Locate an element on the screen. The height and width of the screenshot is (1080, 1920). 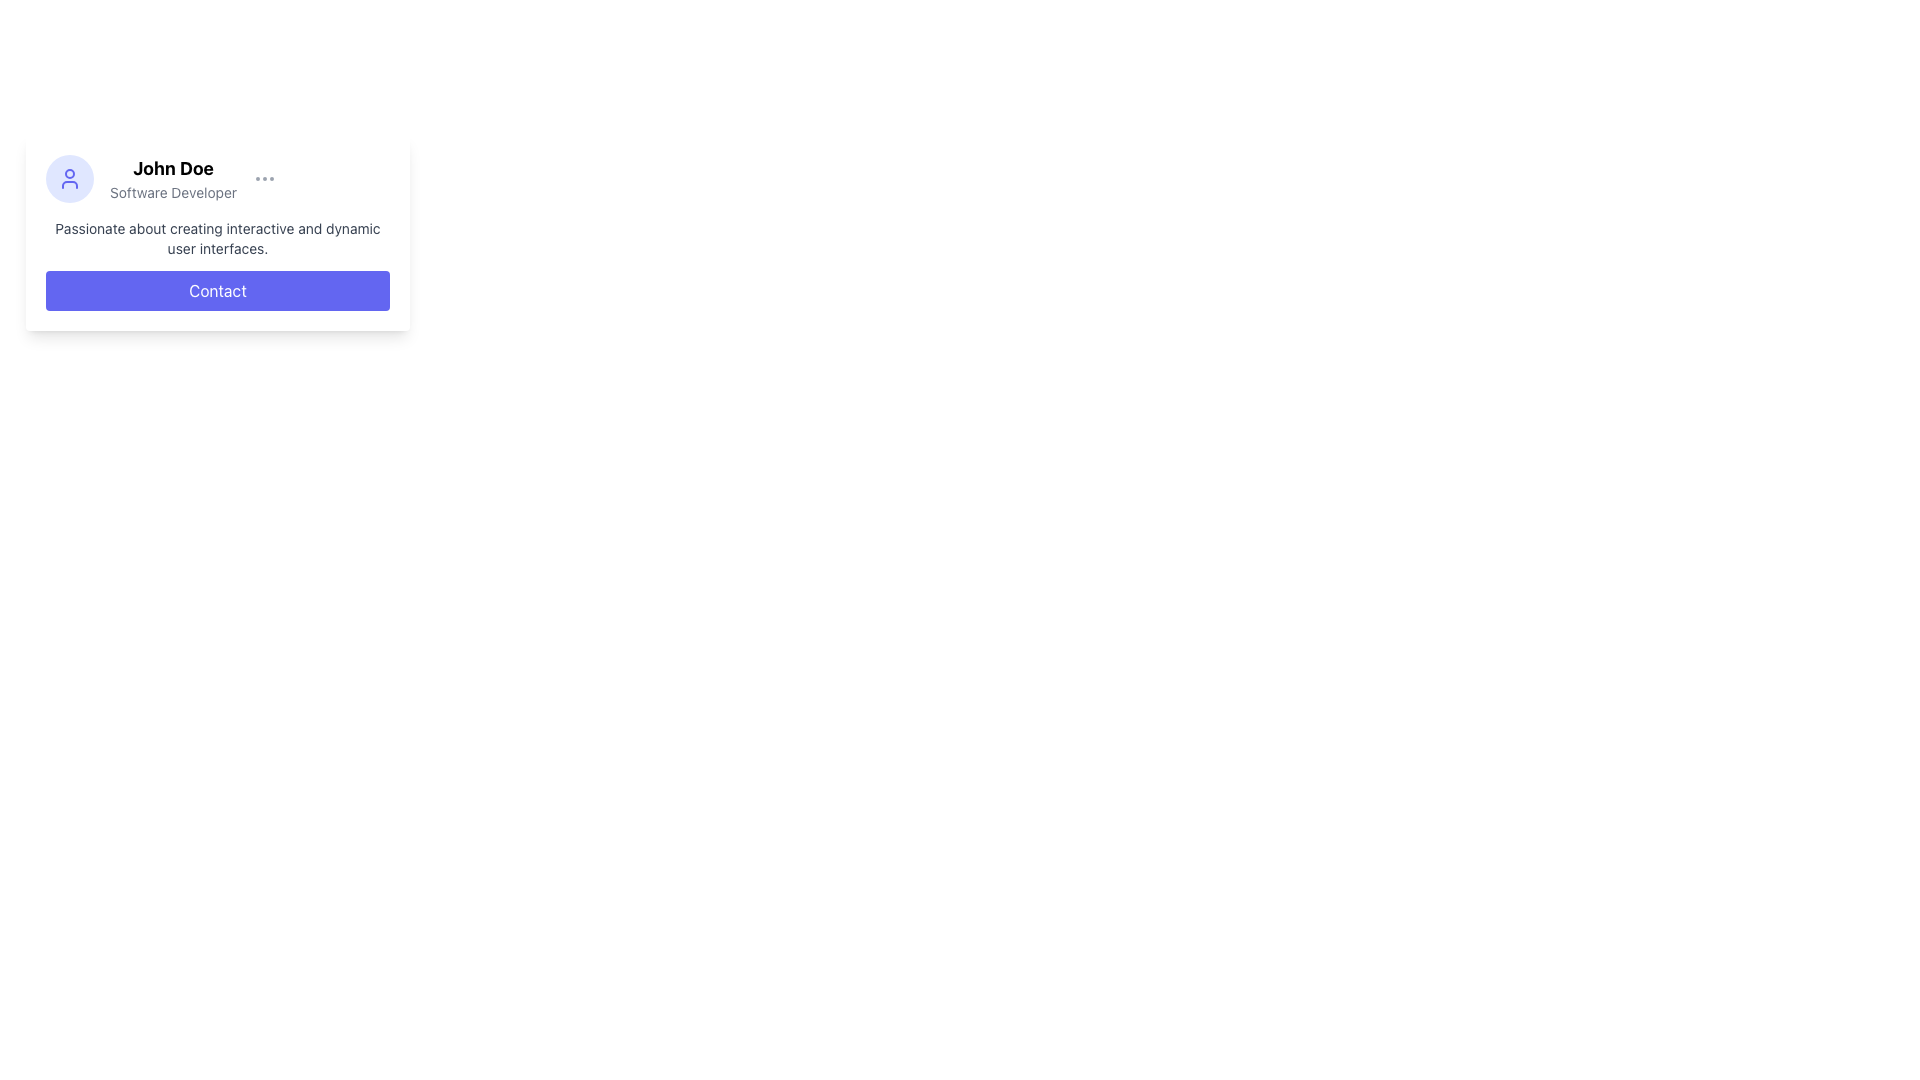
the circular icon with a light blue background and an indigo user silhouette located in the top-left corner of the profile card, preceding the text 'John Doe' and 'Software Developer' is located at coordinates (70, 177).